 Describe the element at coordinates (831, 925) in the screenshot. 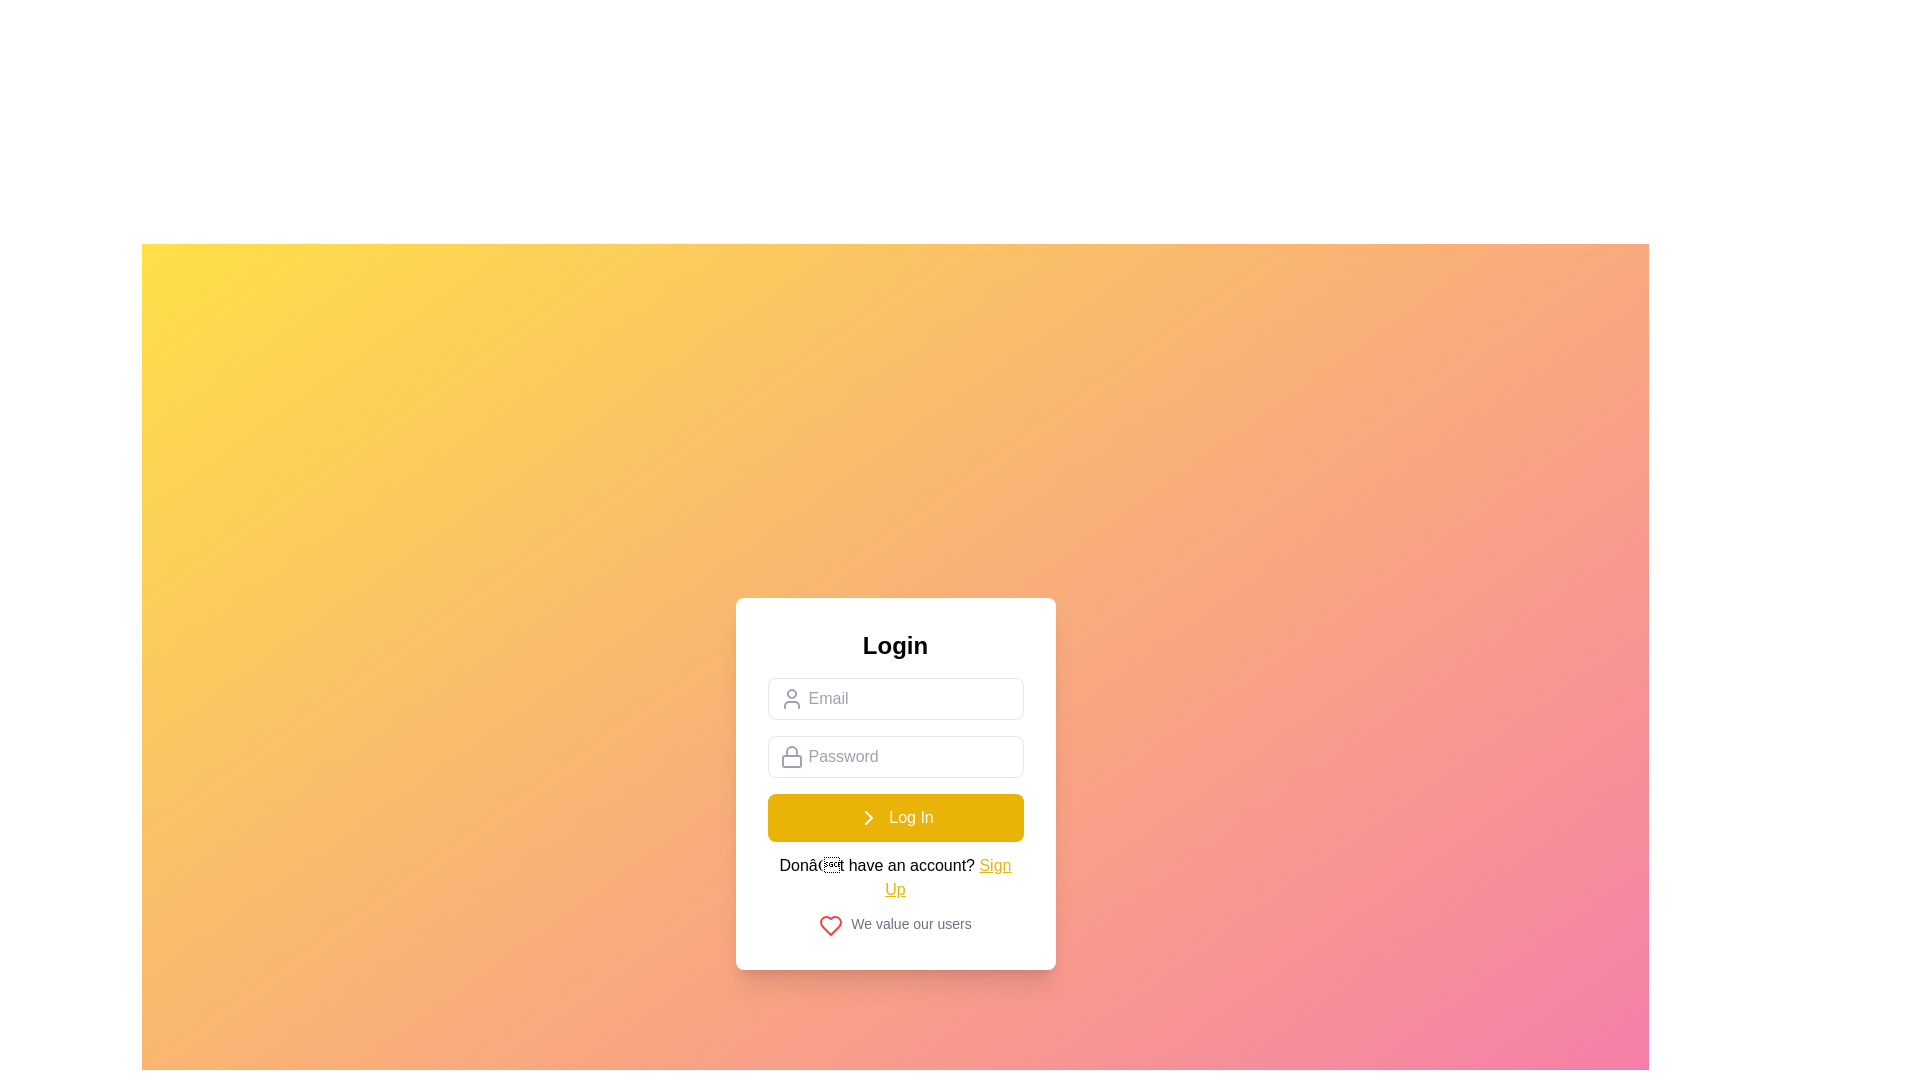

I see `the heart-shaped icon representing affection located at the bottom of the login card interface, below the 'We value our users' text` at that location.